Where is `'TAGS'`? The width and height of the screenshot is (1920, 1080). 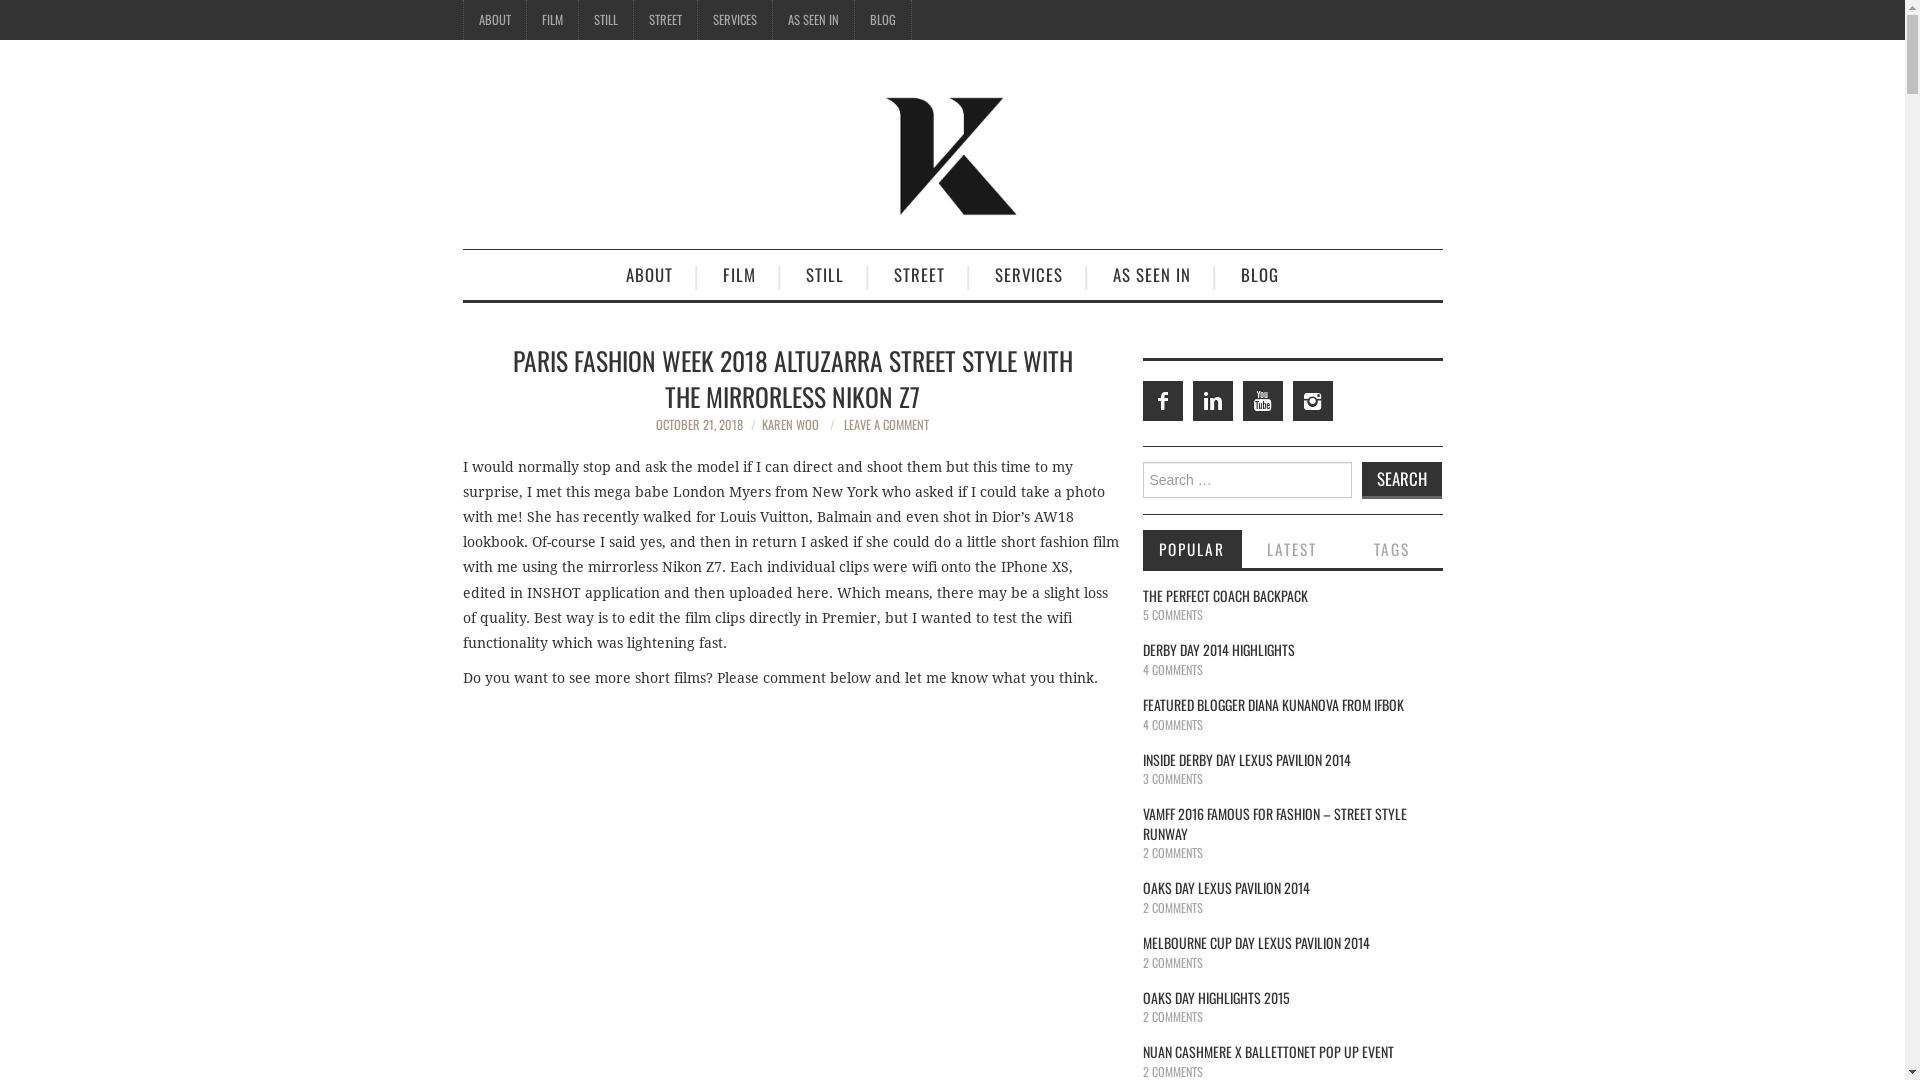
'TAGS' is located at coordinates (1391, 548).